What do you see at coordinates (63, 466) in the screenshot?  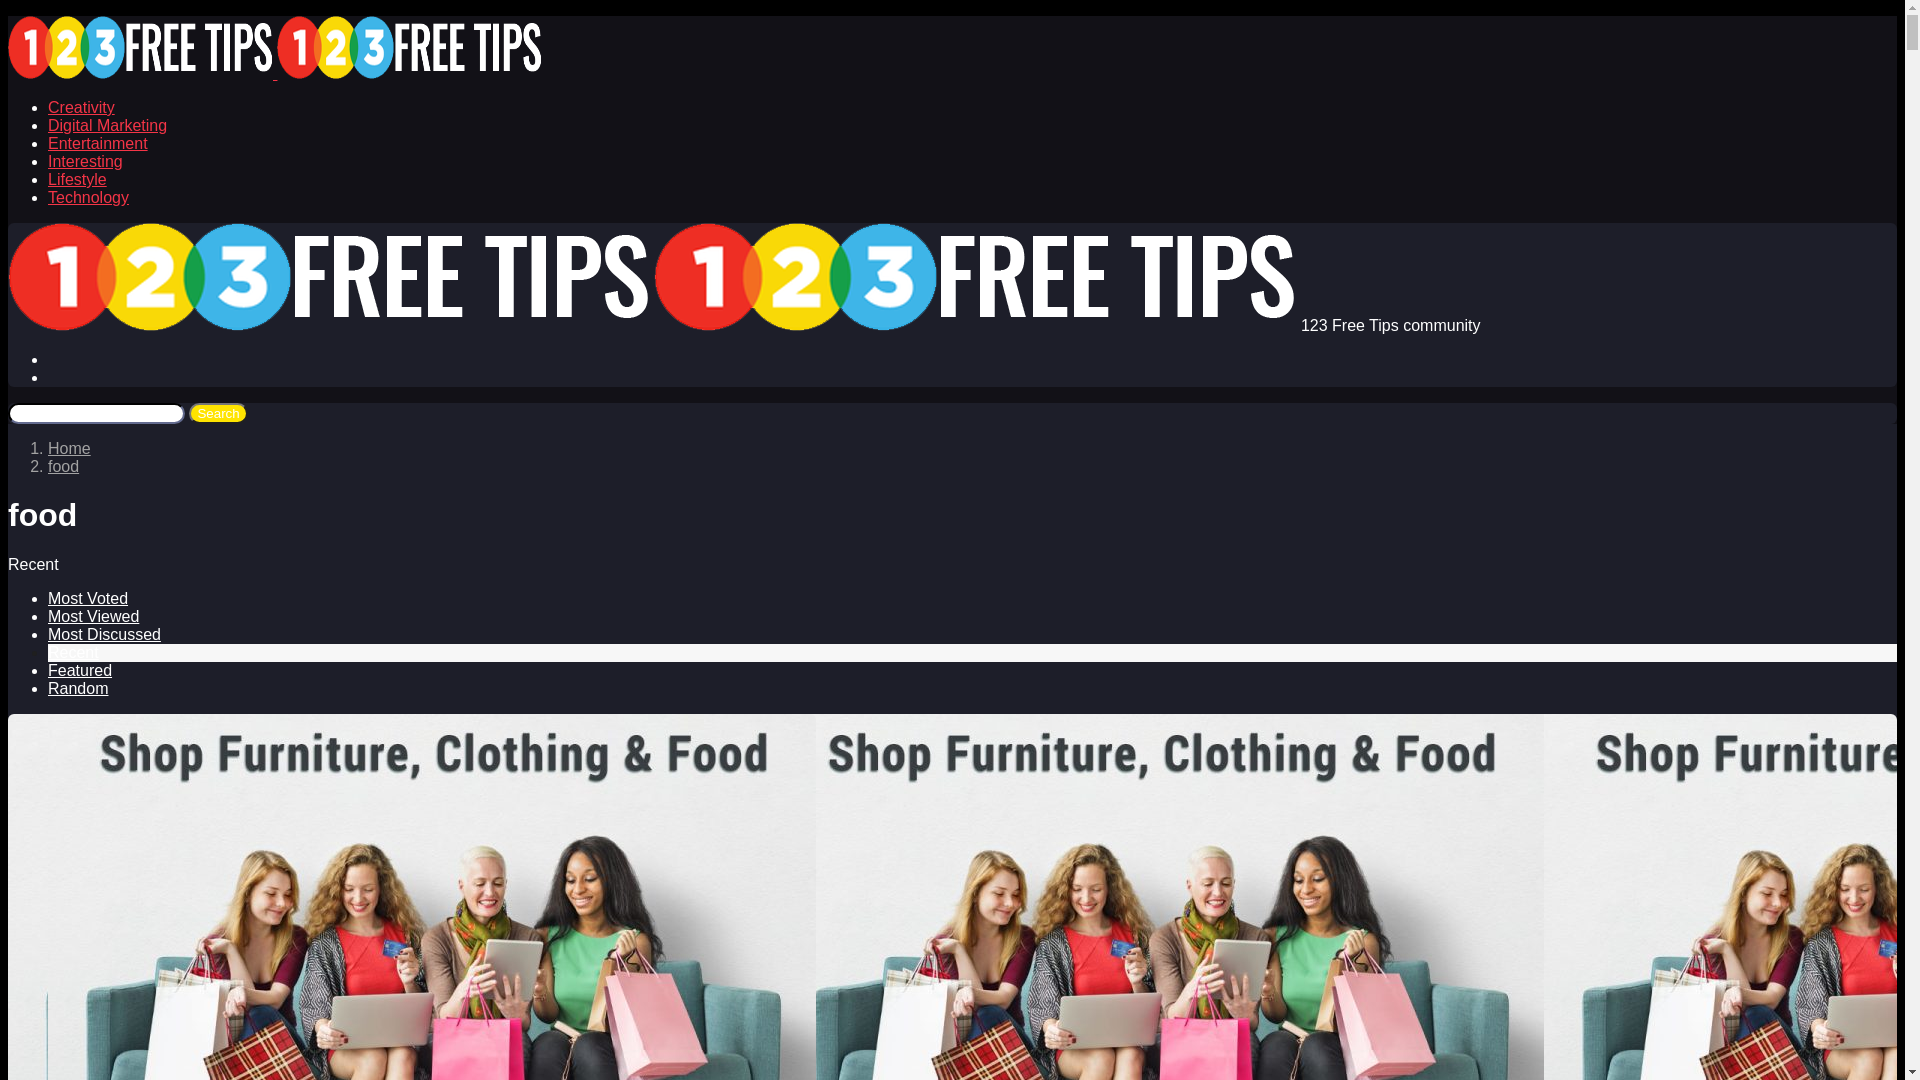 I see `'food'` at bounding box center [63, 466].